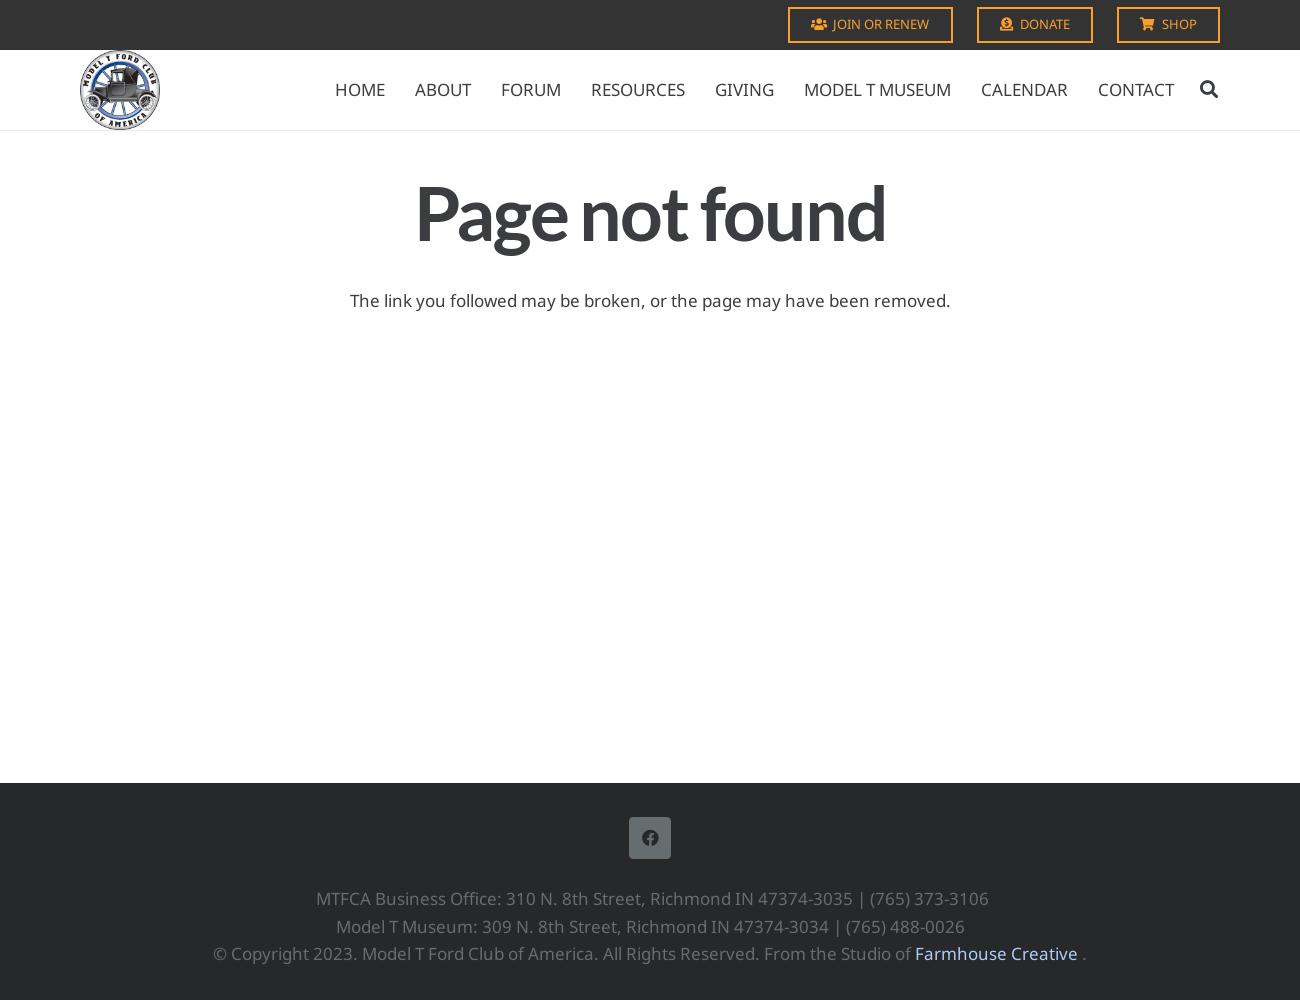  I want to click on '© Copyright', so click(261, 951).